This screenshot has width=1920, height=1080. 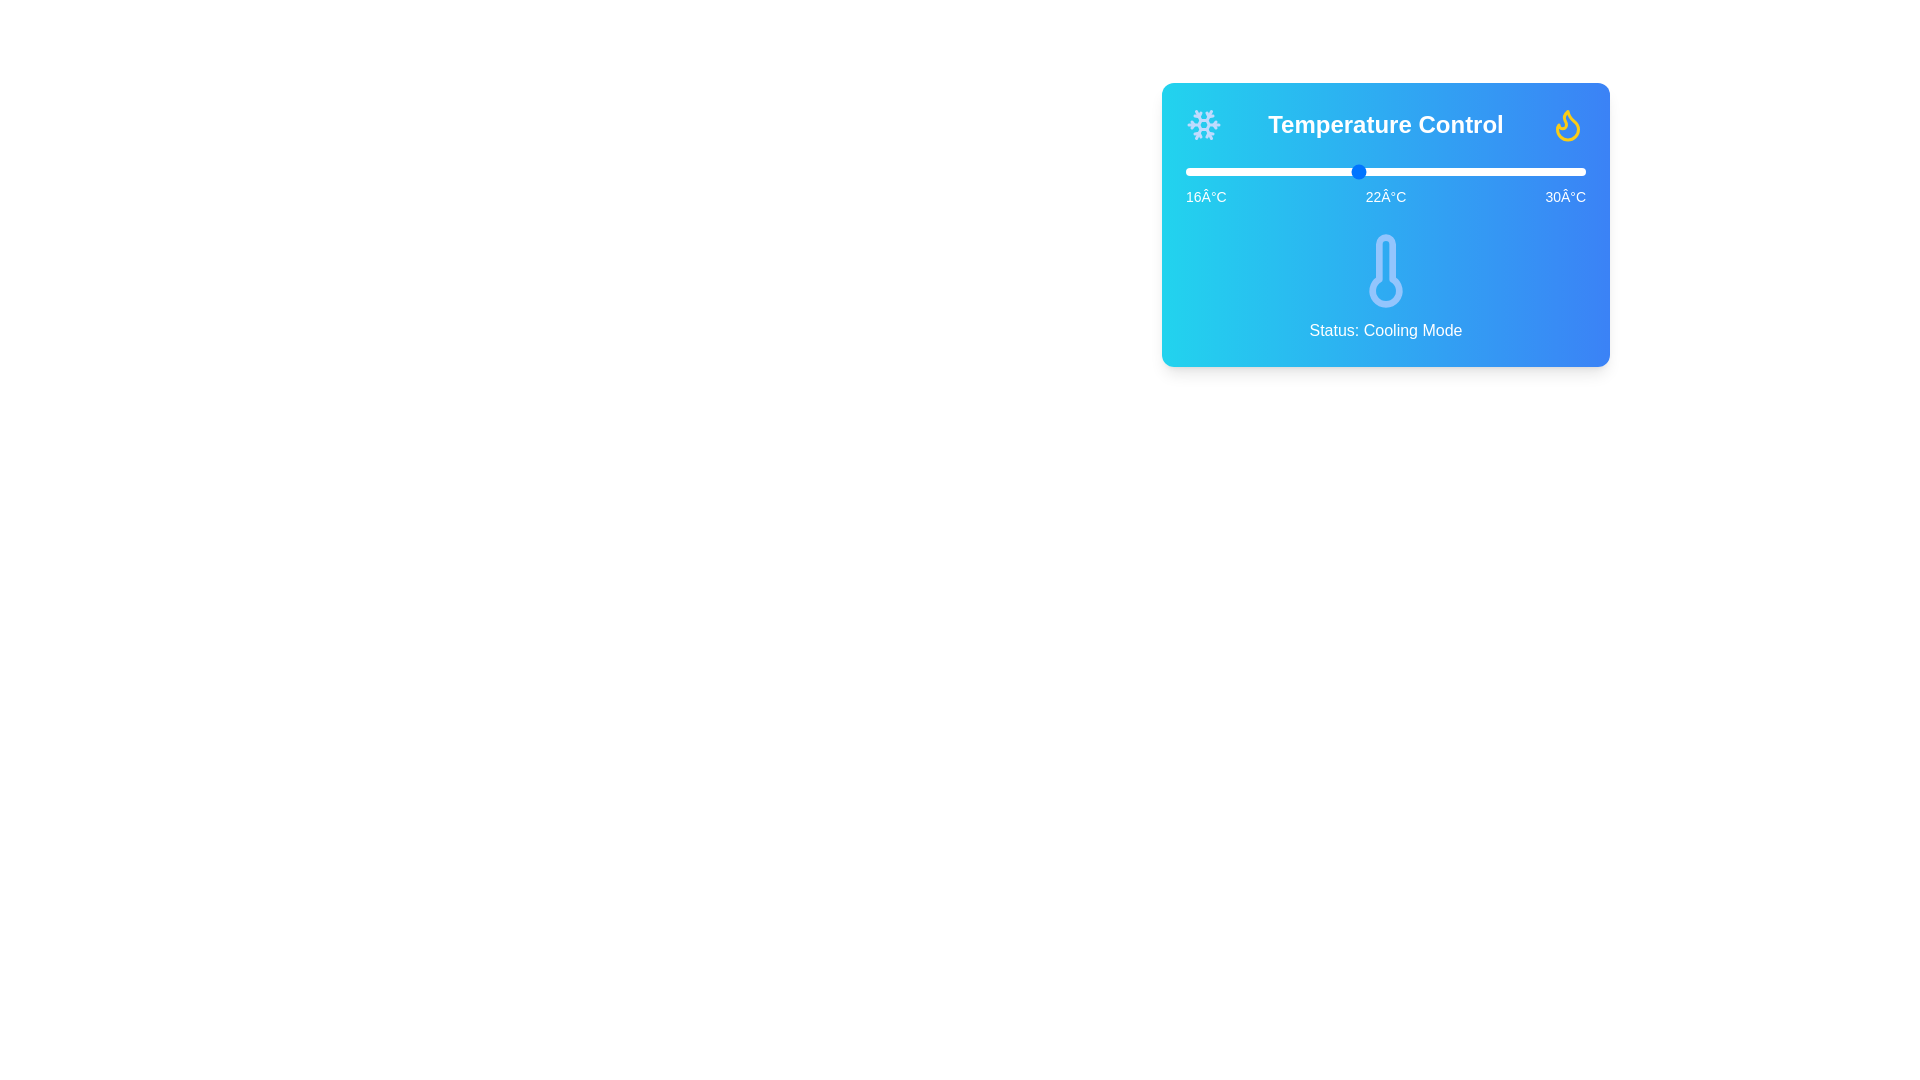 I want to click on the temperature to 26°C by dragging the slider, so click(x=1471, y=171).